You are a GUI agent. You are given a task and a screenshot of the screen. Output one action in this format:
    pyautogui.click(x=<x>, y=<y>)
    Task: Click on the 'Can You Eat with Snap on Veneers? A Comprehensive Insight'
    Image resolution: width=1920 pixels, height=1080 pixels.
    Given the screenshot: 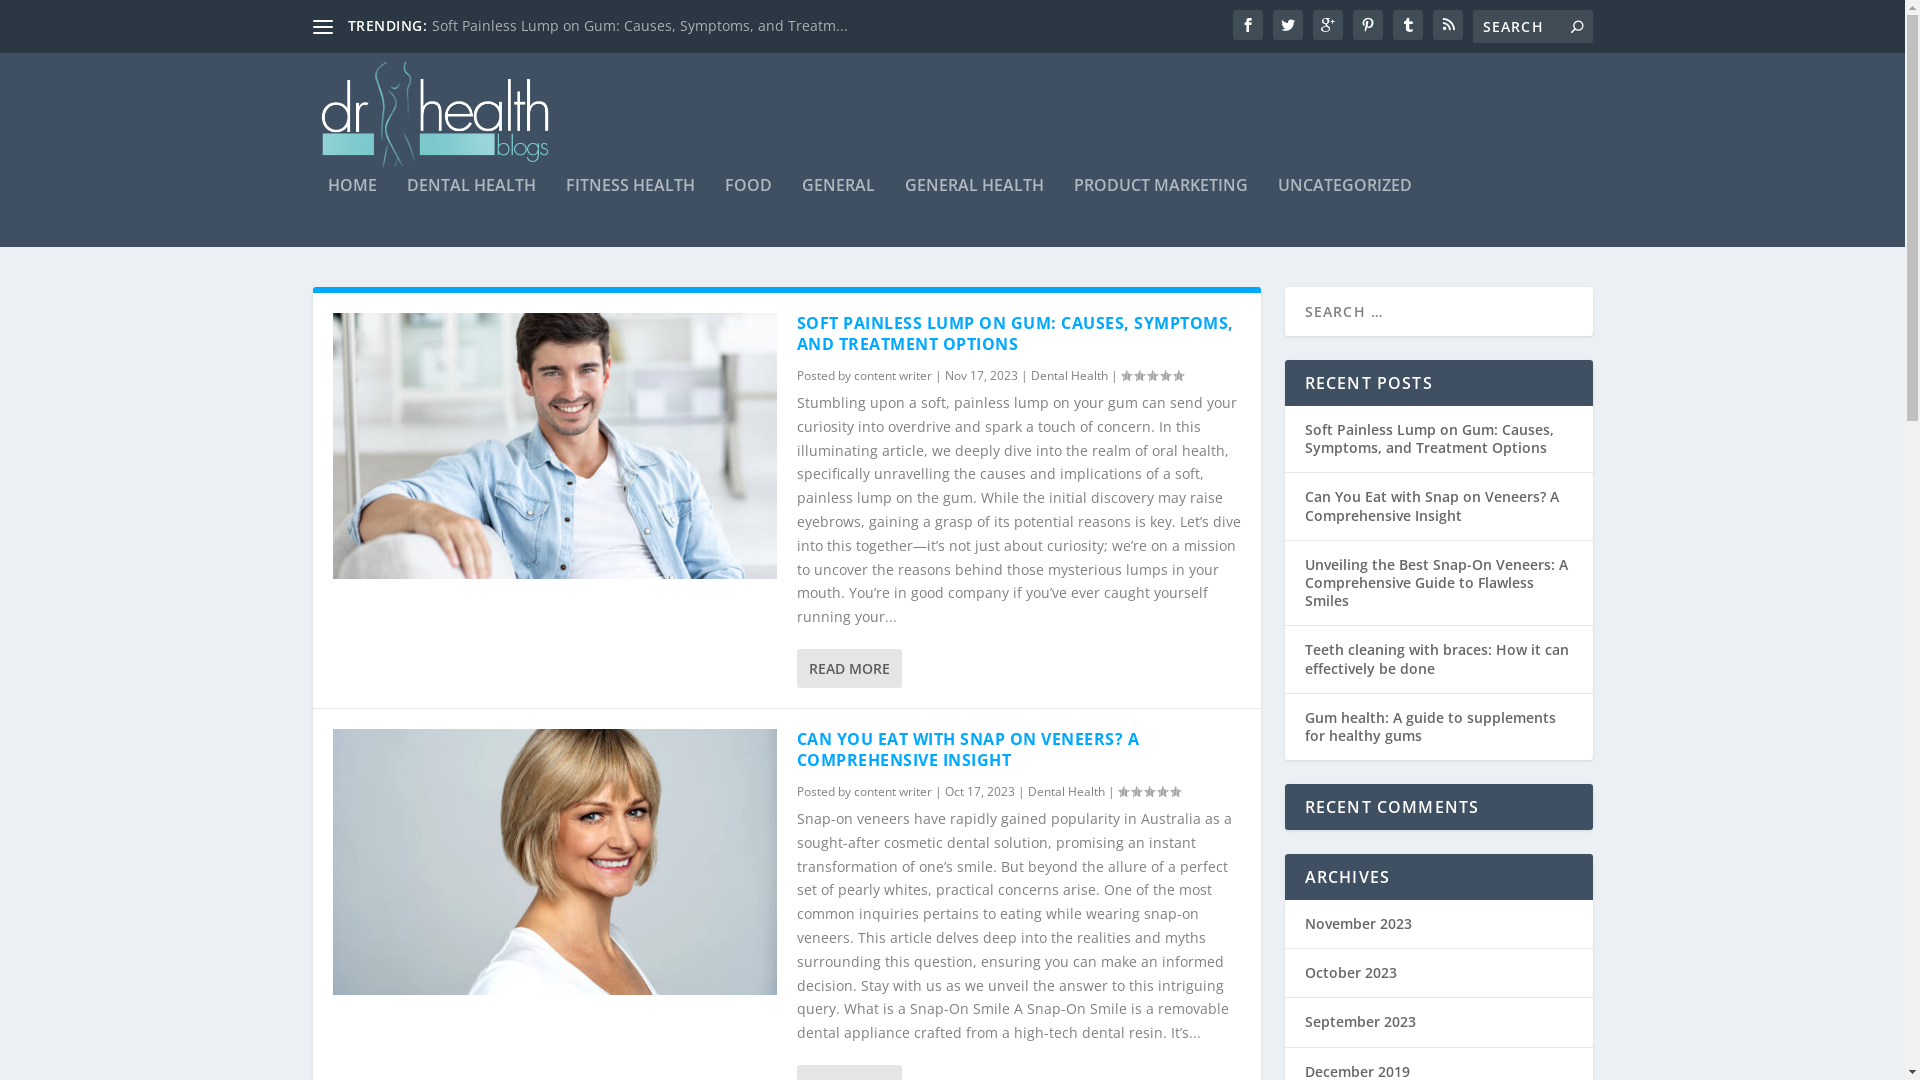 What is the action you would take?
    pyautogui.click(x=553, y=860)
    